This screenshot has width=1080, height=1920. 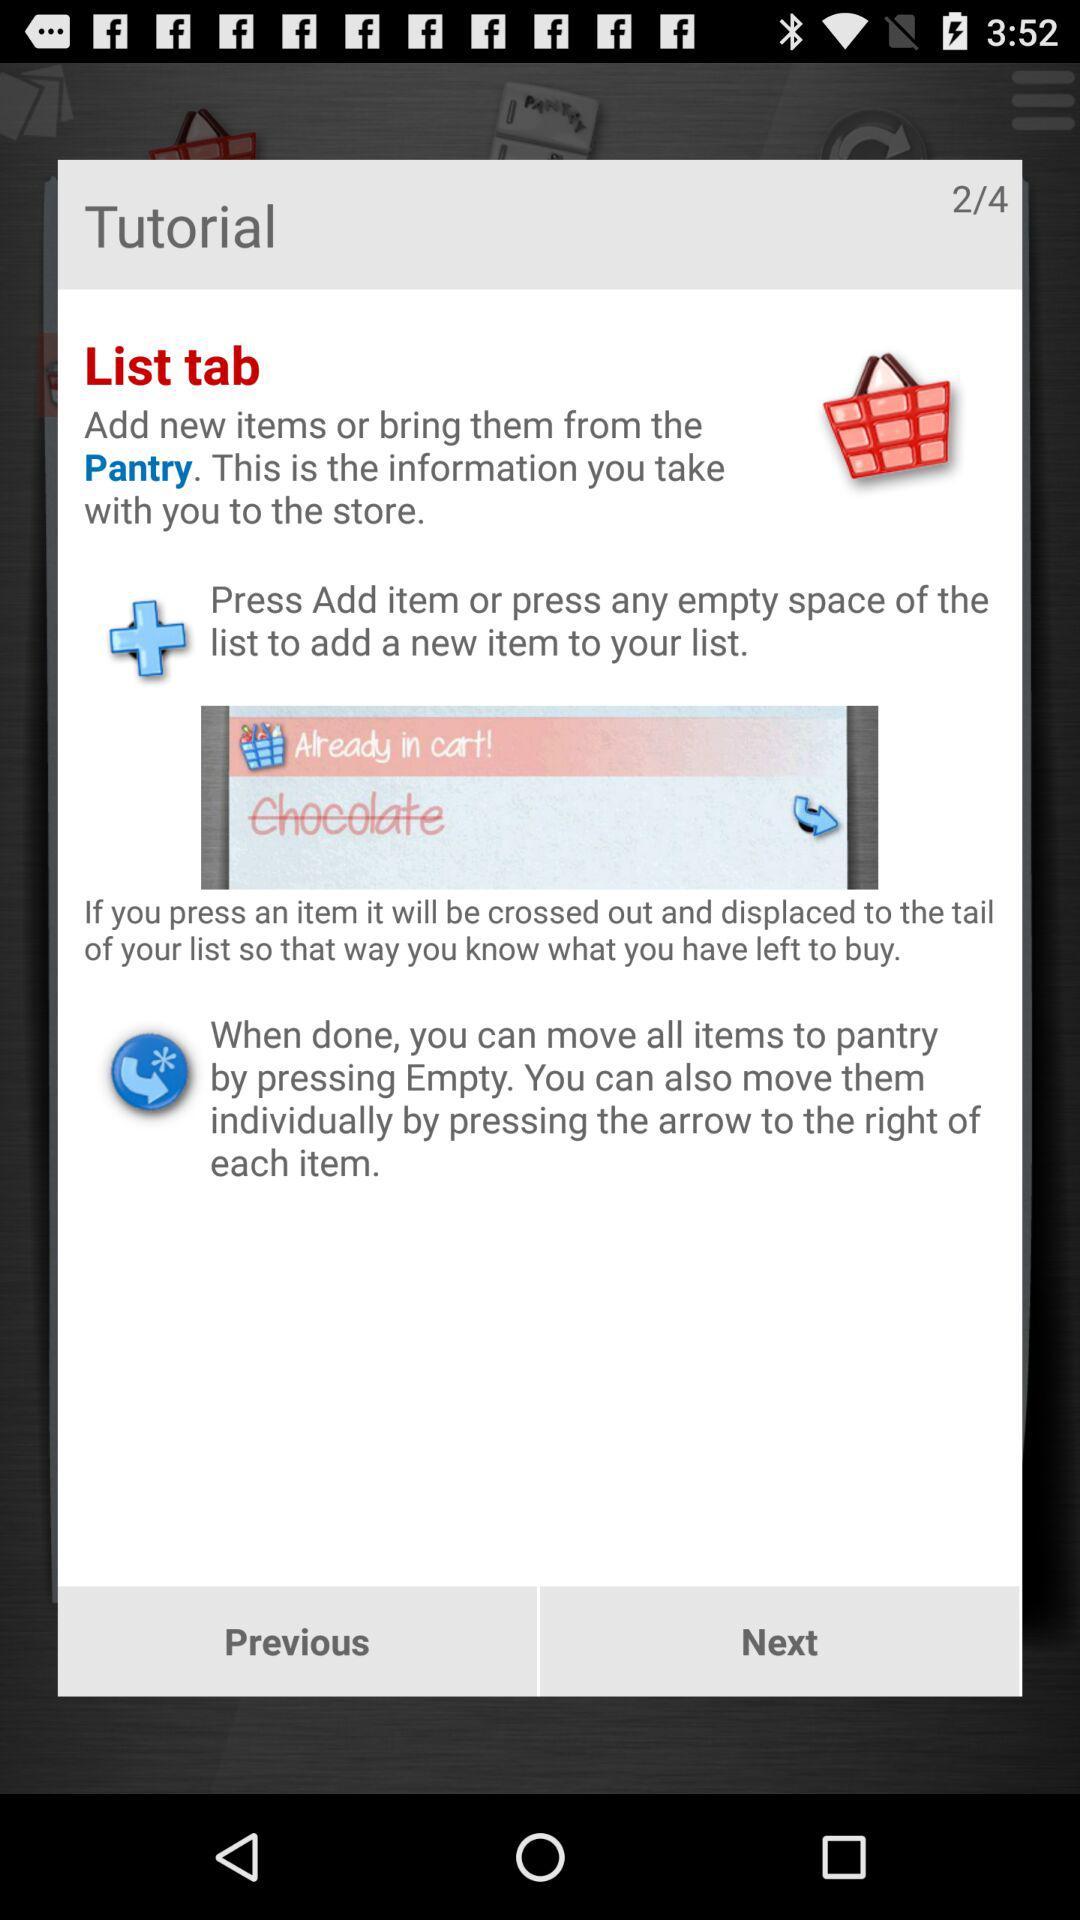 What do you see at coordinates (297, 1641) in the screenshot?
I see `the previous at the bottom left corner` at bounding box center [297, 1641].